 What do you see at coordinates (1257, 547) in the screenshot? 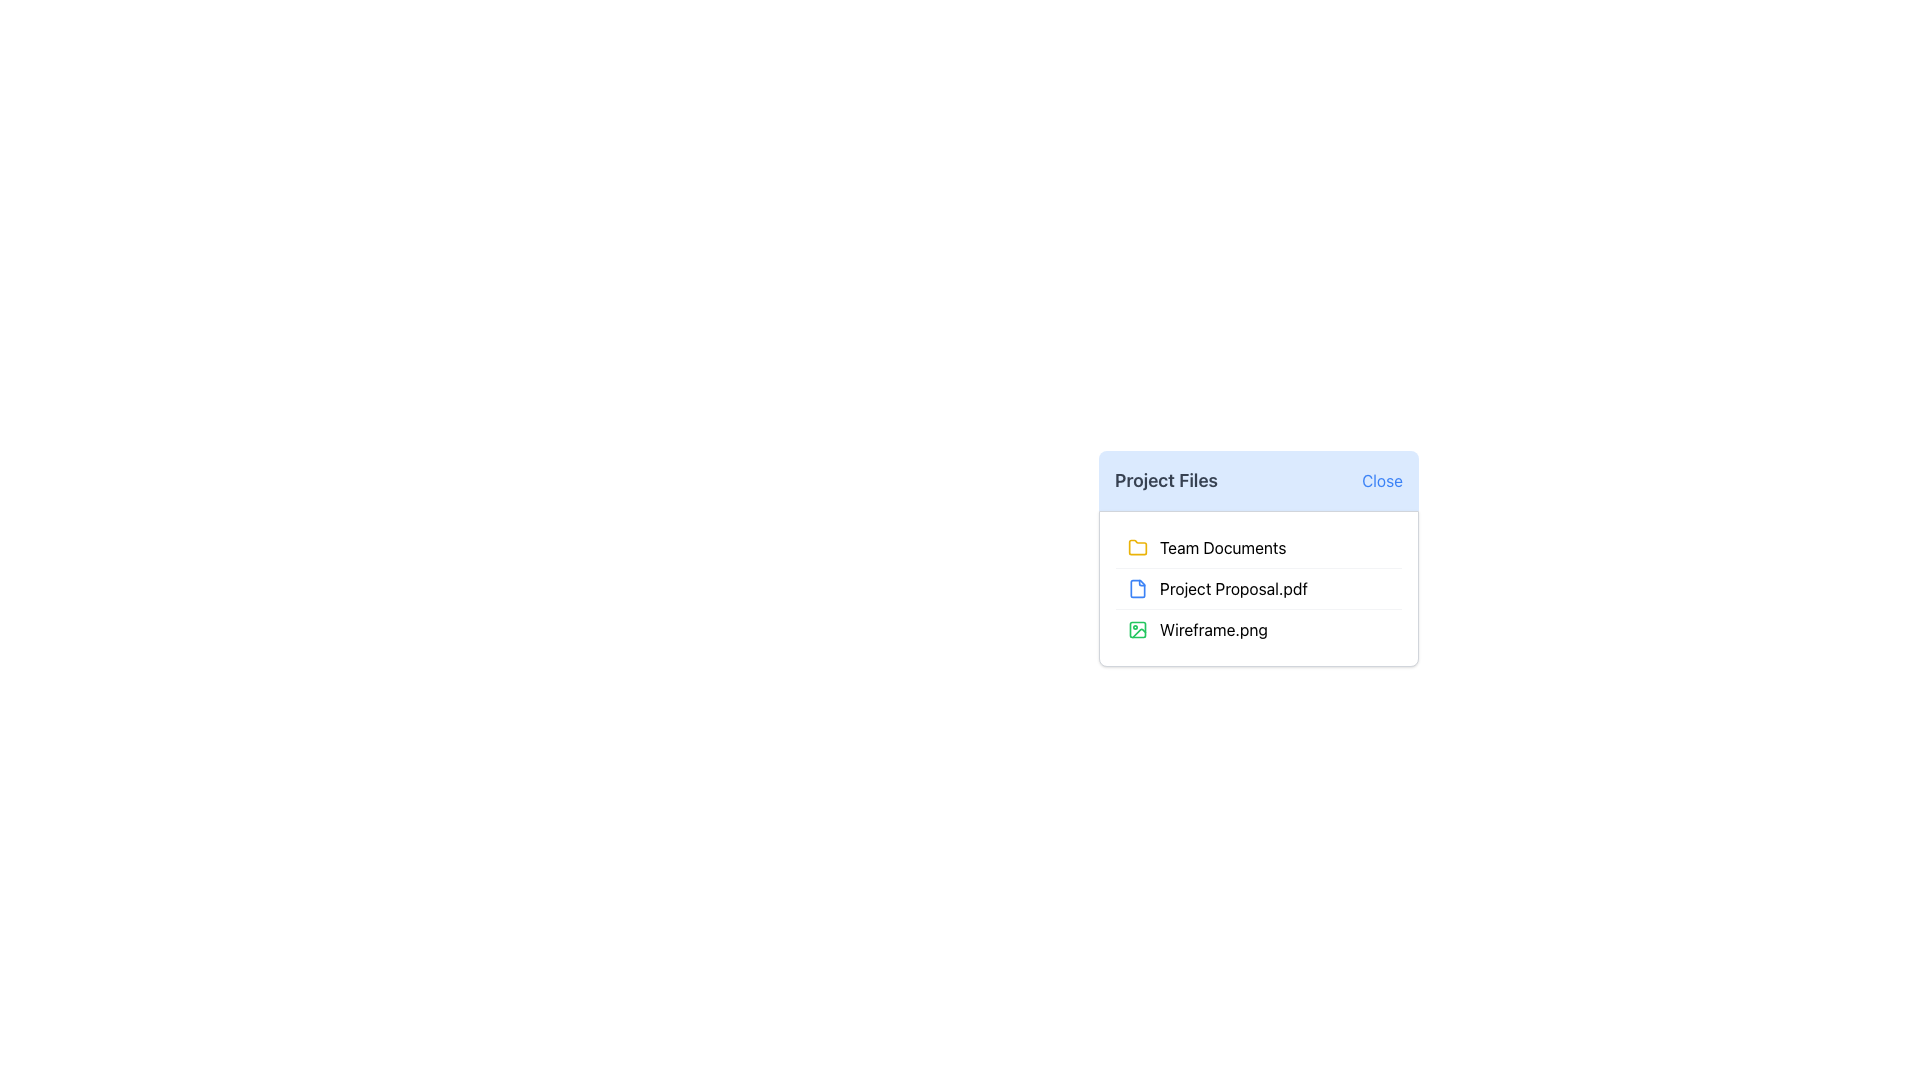
I see `the first item in the vertical list within the 'Project Files' card, which is the navigational link to the folder named 'Team Documents'` at bounding box center [1257, 547].